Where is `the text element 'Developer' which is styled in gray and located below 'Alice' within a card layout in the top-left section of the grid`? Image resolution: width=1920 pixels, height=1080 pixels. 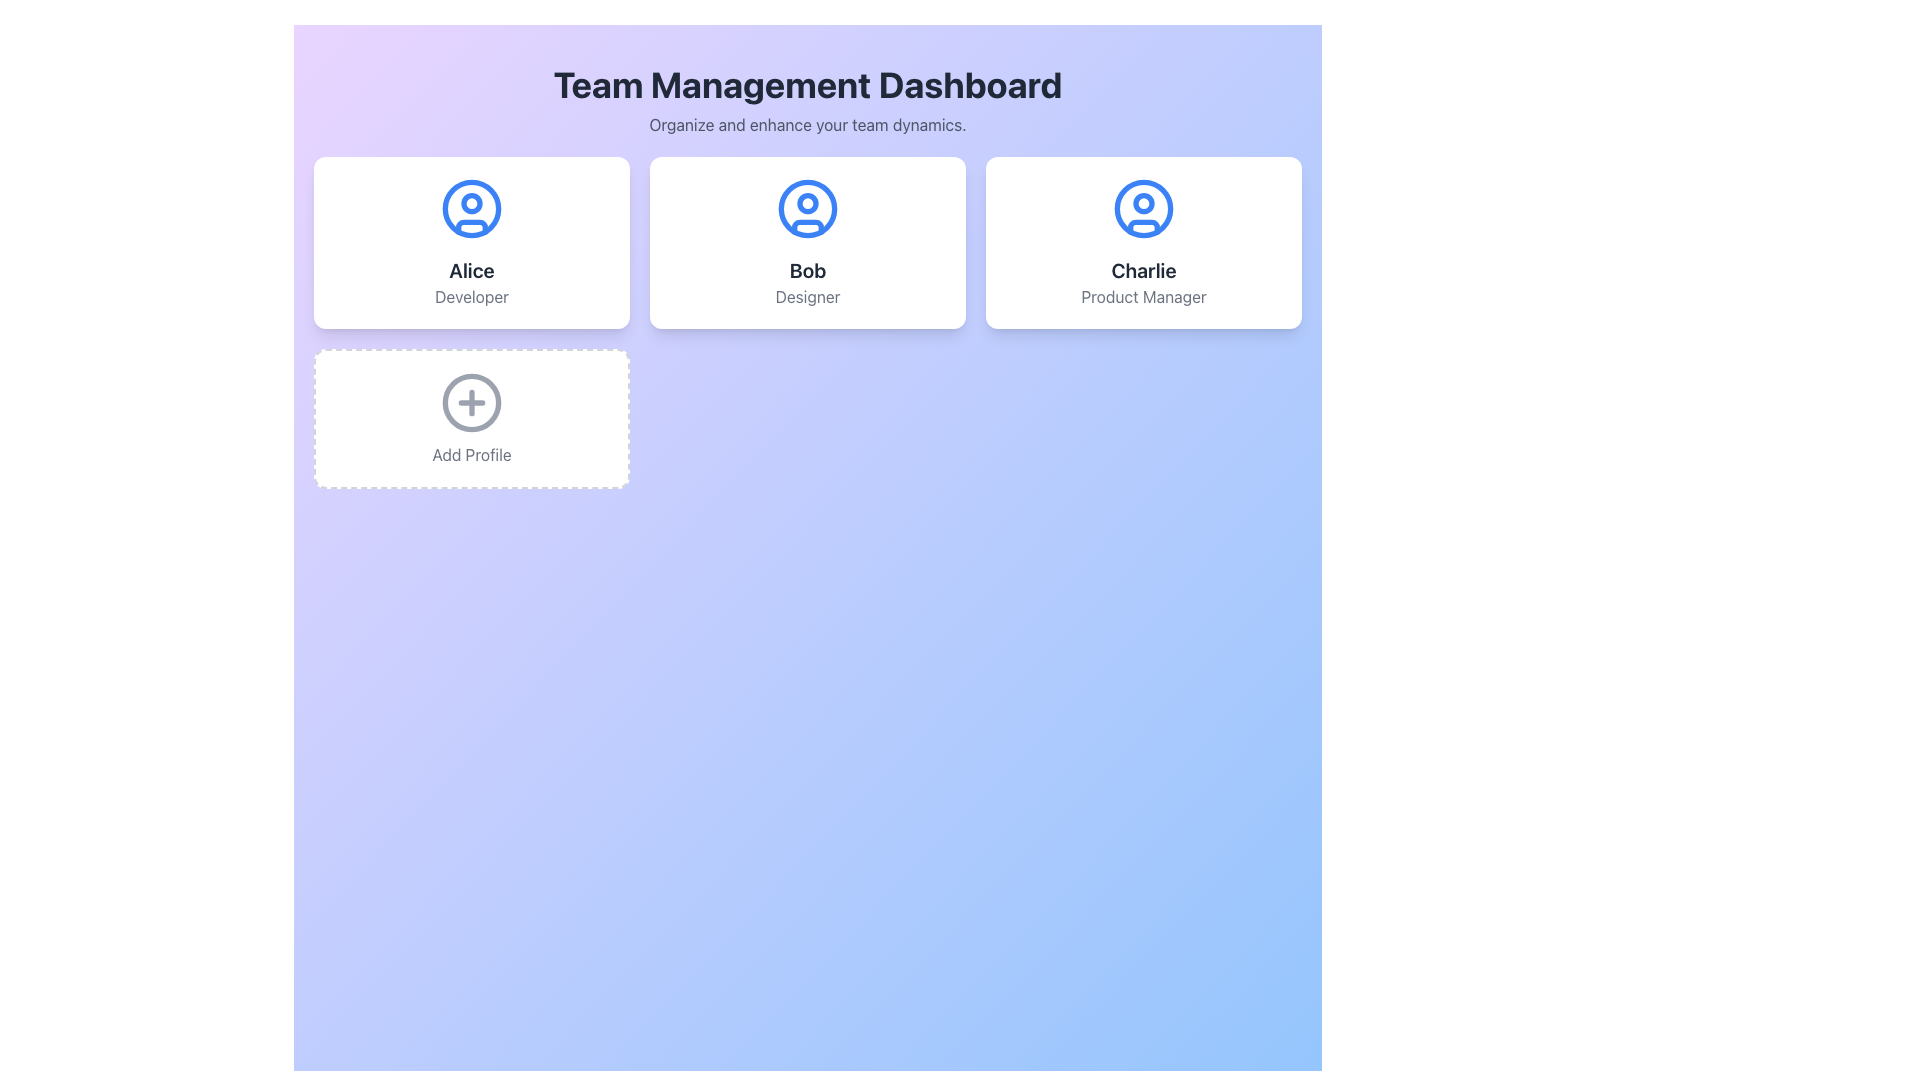
the text element 'Developer' which is styled in gray and located below 'Alice' within a card layout in the top-left section of the grid is located at coordinates (470, 297).